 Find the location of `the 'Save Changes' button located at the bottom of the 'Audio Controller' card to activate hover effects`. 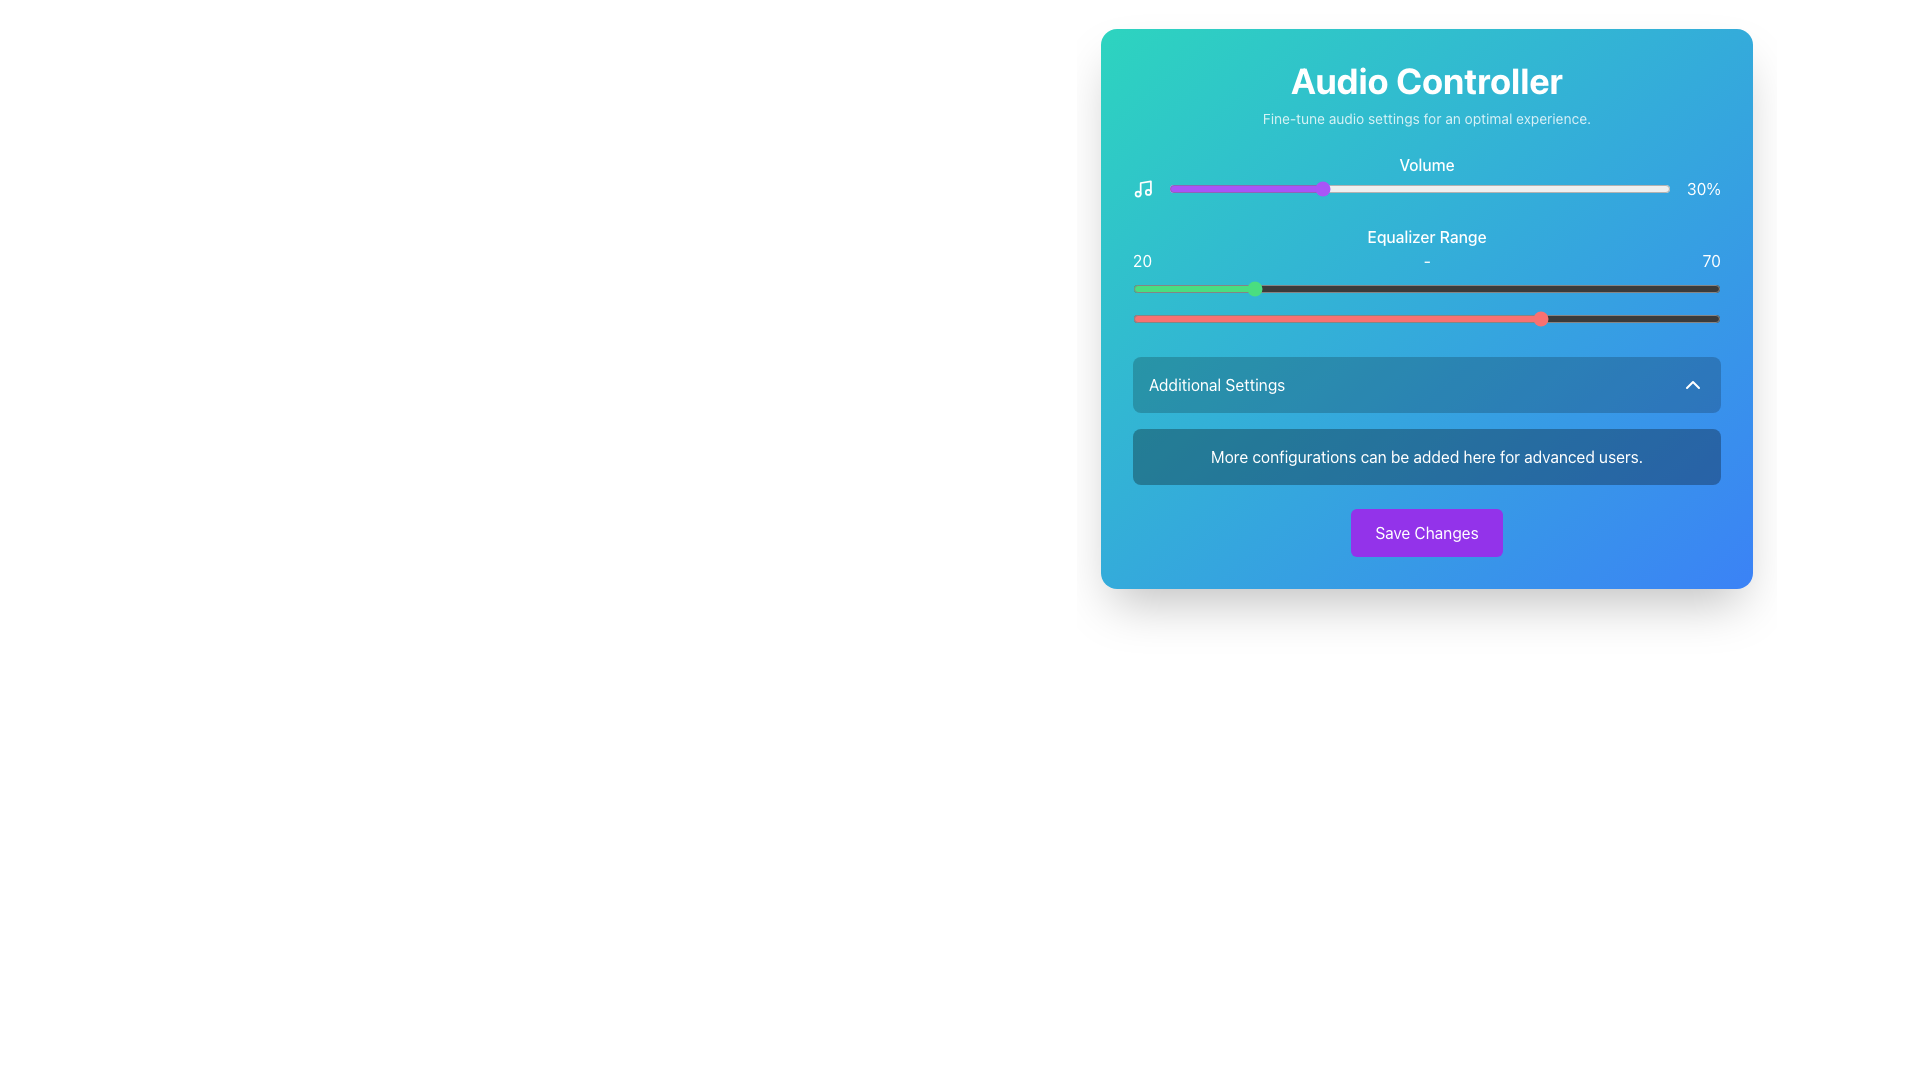

the 'Save Changes' button located at the bottom of the 'Audio Controller' card to activate hover effects is located at coordinates (1425, 531).